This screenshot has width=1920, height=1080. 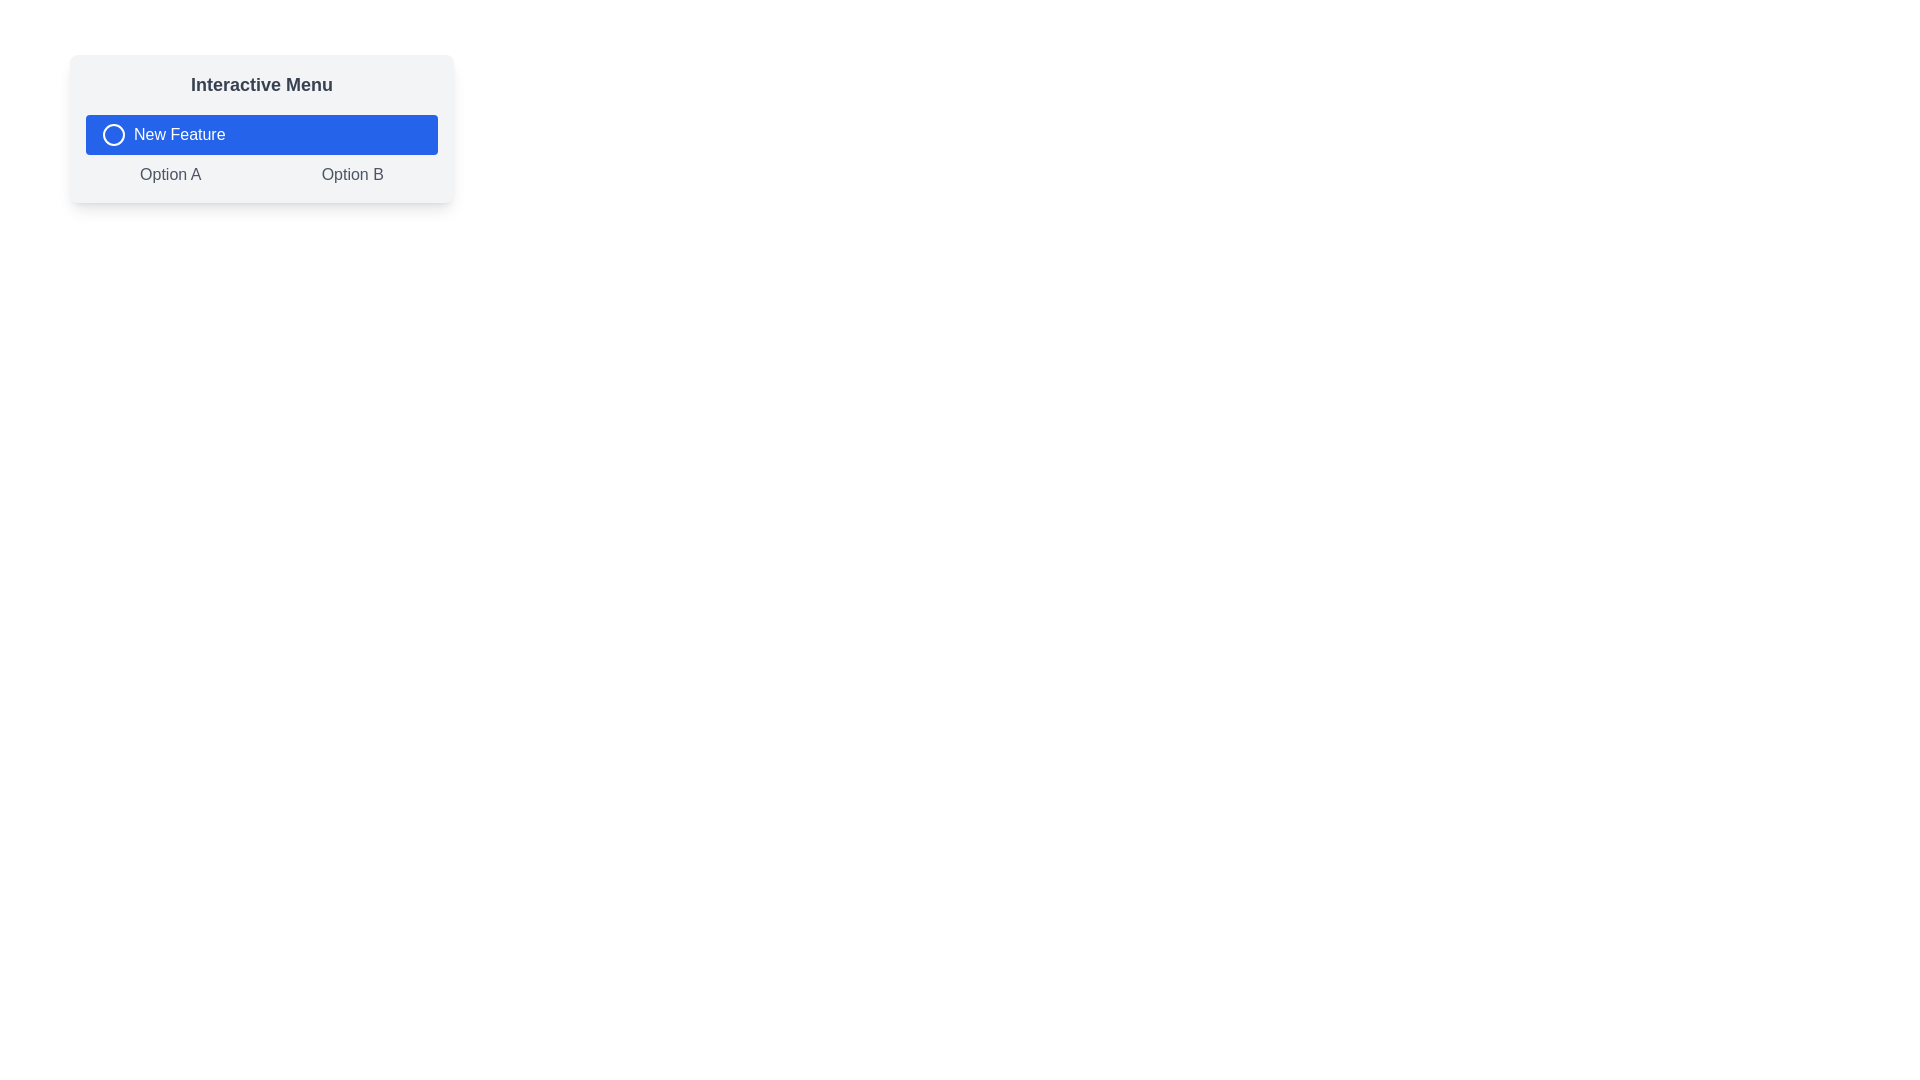 What do you see at coordinates (351, 173) in the screenshot?
I see `the second clickable text option below the 'New Feature' button` at bounding box center [351, 173].